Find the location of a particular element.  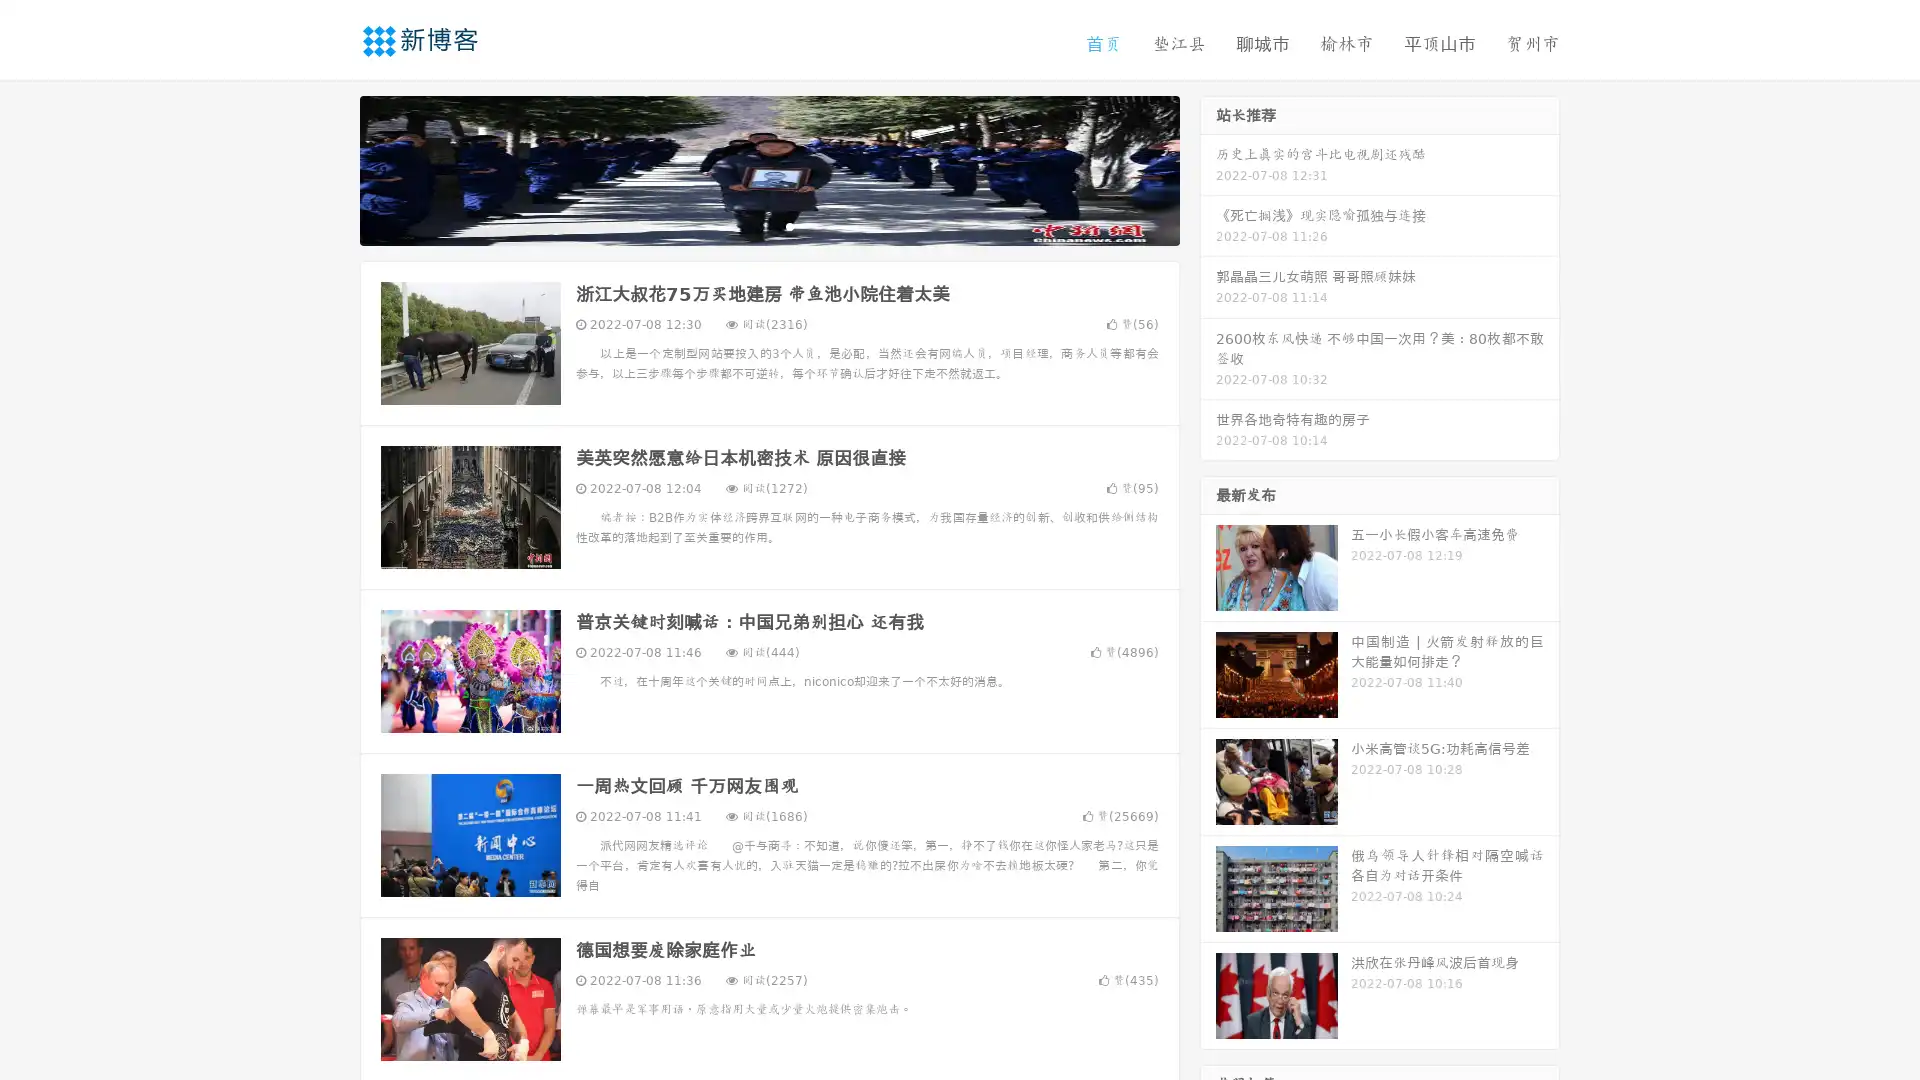

Go to slide 2 is located at coordinates (768, 225).